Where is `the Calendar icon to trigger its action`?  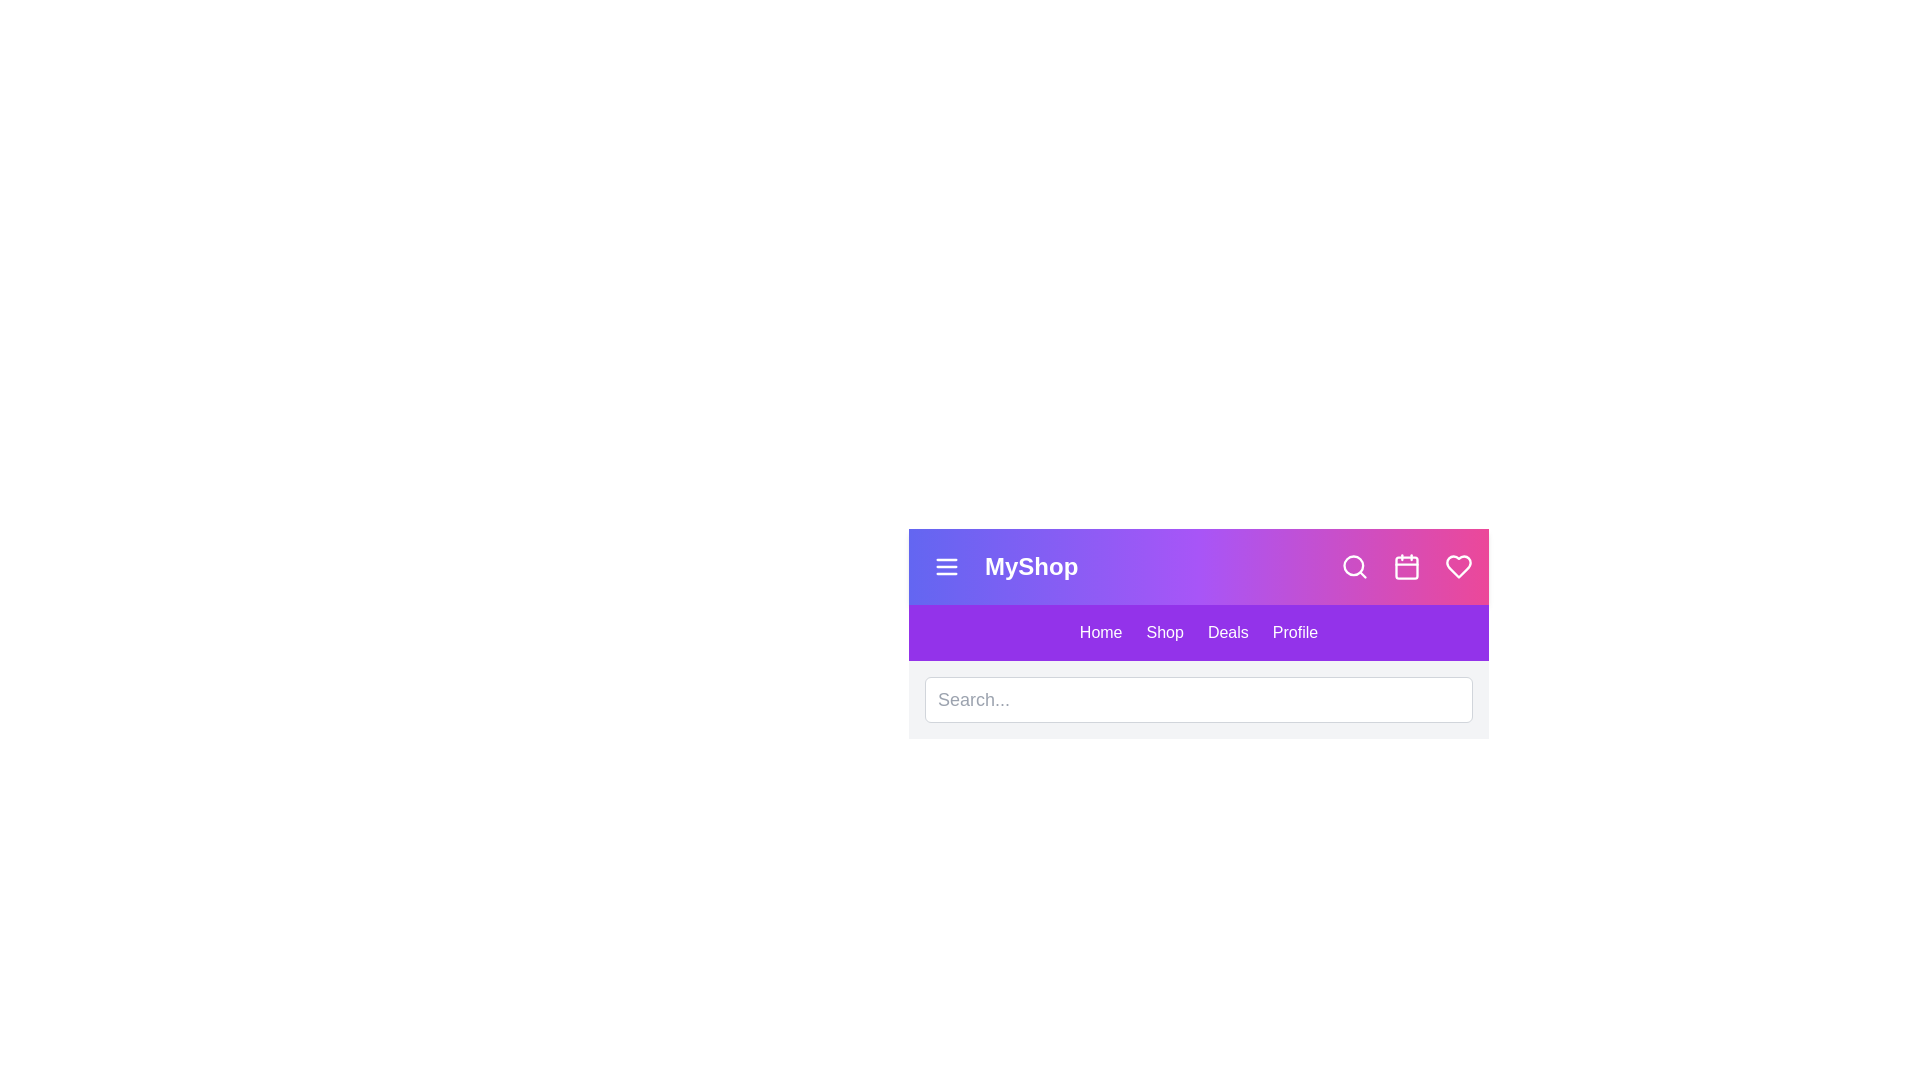
the Calendar icon to trigger its action is located at coordinates (1405, 567).